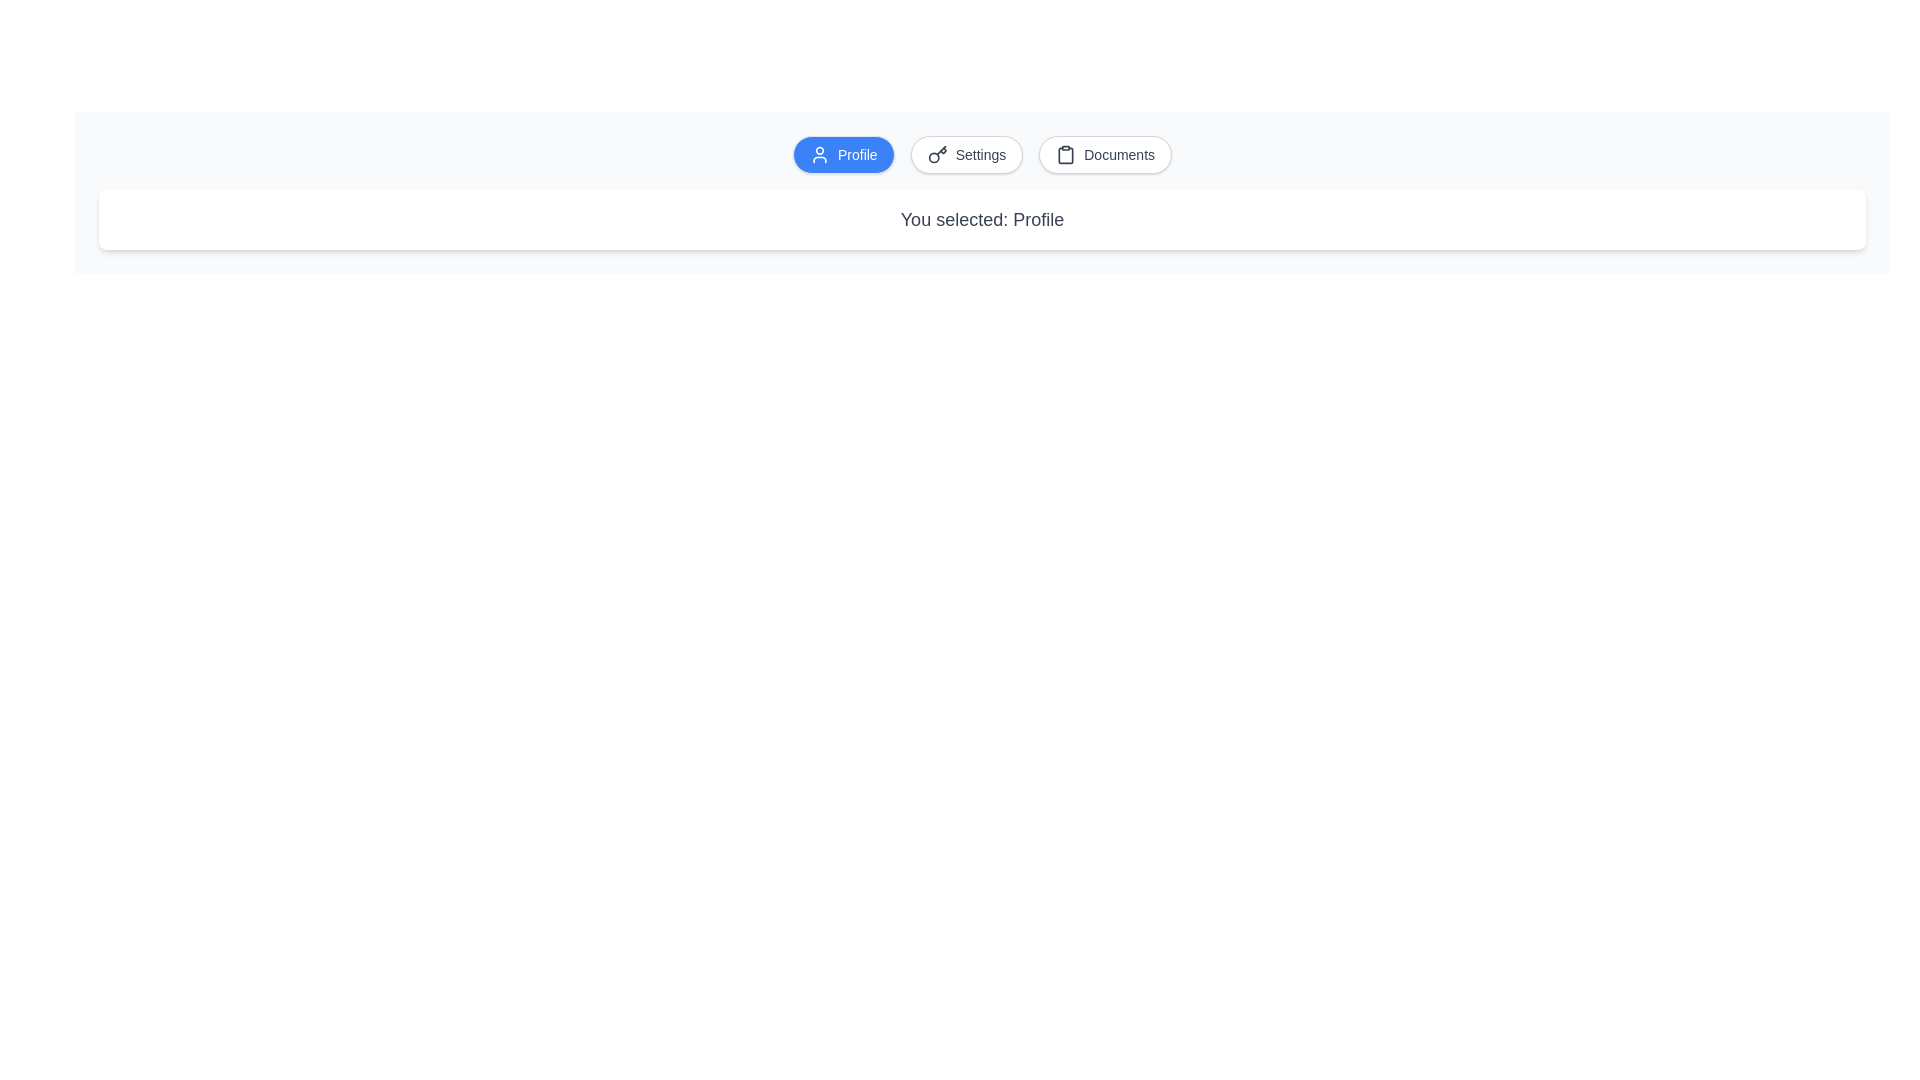 This screenshot has width=1920, height=1080. Describe the element at coordinates (966, 153) in the screenshot. I see `the 'Settings' button, which is the second button in a horizontal alignment of three buttons at the top bar of the interface` at that location.